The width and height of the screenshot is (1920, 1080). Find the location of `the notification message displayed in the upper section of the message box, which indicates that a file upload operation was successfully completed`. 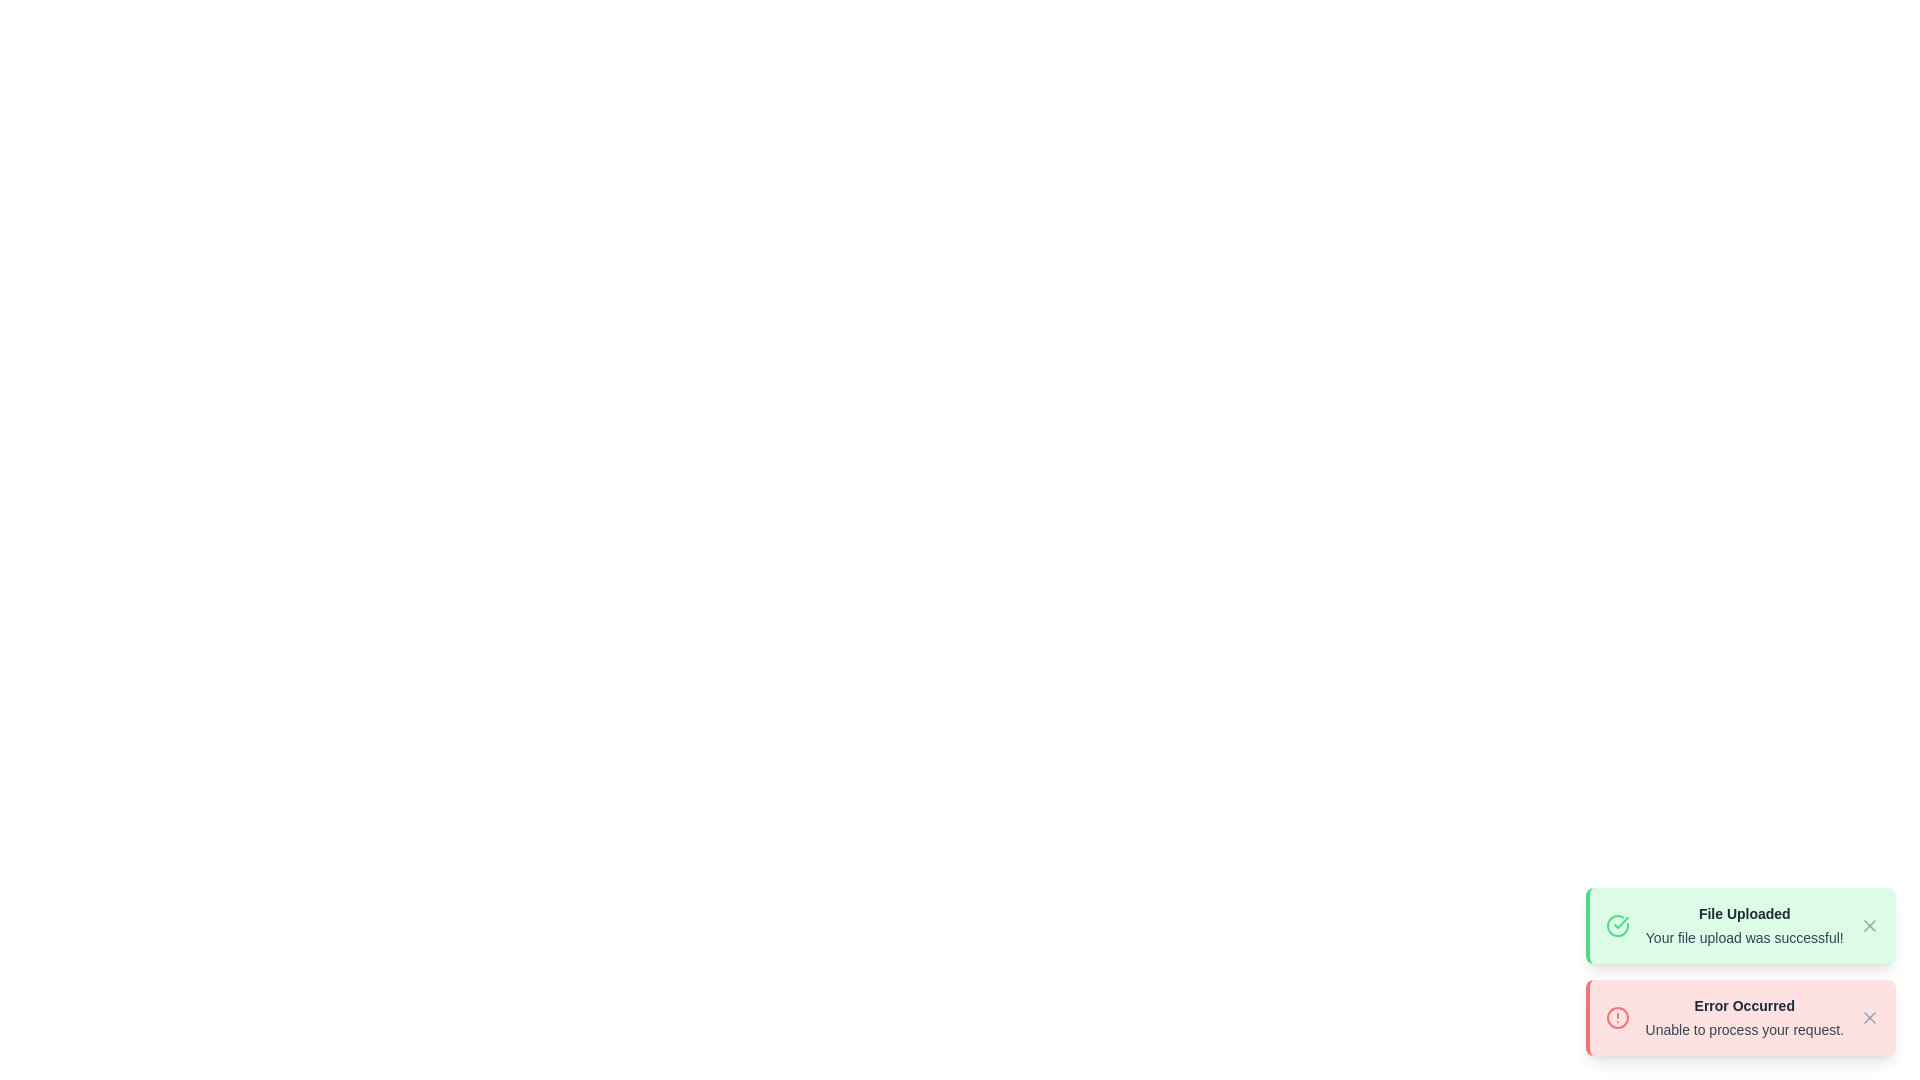

the notification message displayed in the upper section of the message box, which indicates that a file upload operation was successfully completed is located at coordinates (1743, 925).